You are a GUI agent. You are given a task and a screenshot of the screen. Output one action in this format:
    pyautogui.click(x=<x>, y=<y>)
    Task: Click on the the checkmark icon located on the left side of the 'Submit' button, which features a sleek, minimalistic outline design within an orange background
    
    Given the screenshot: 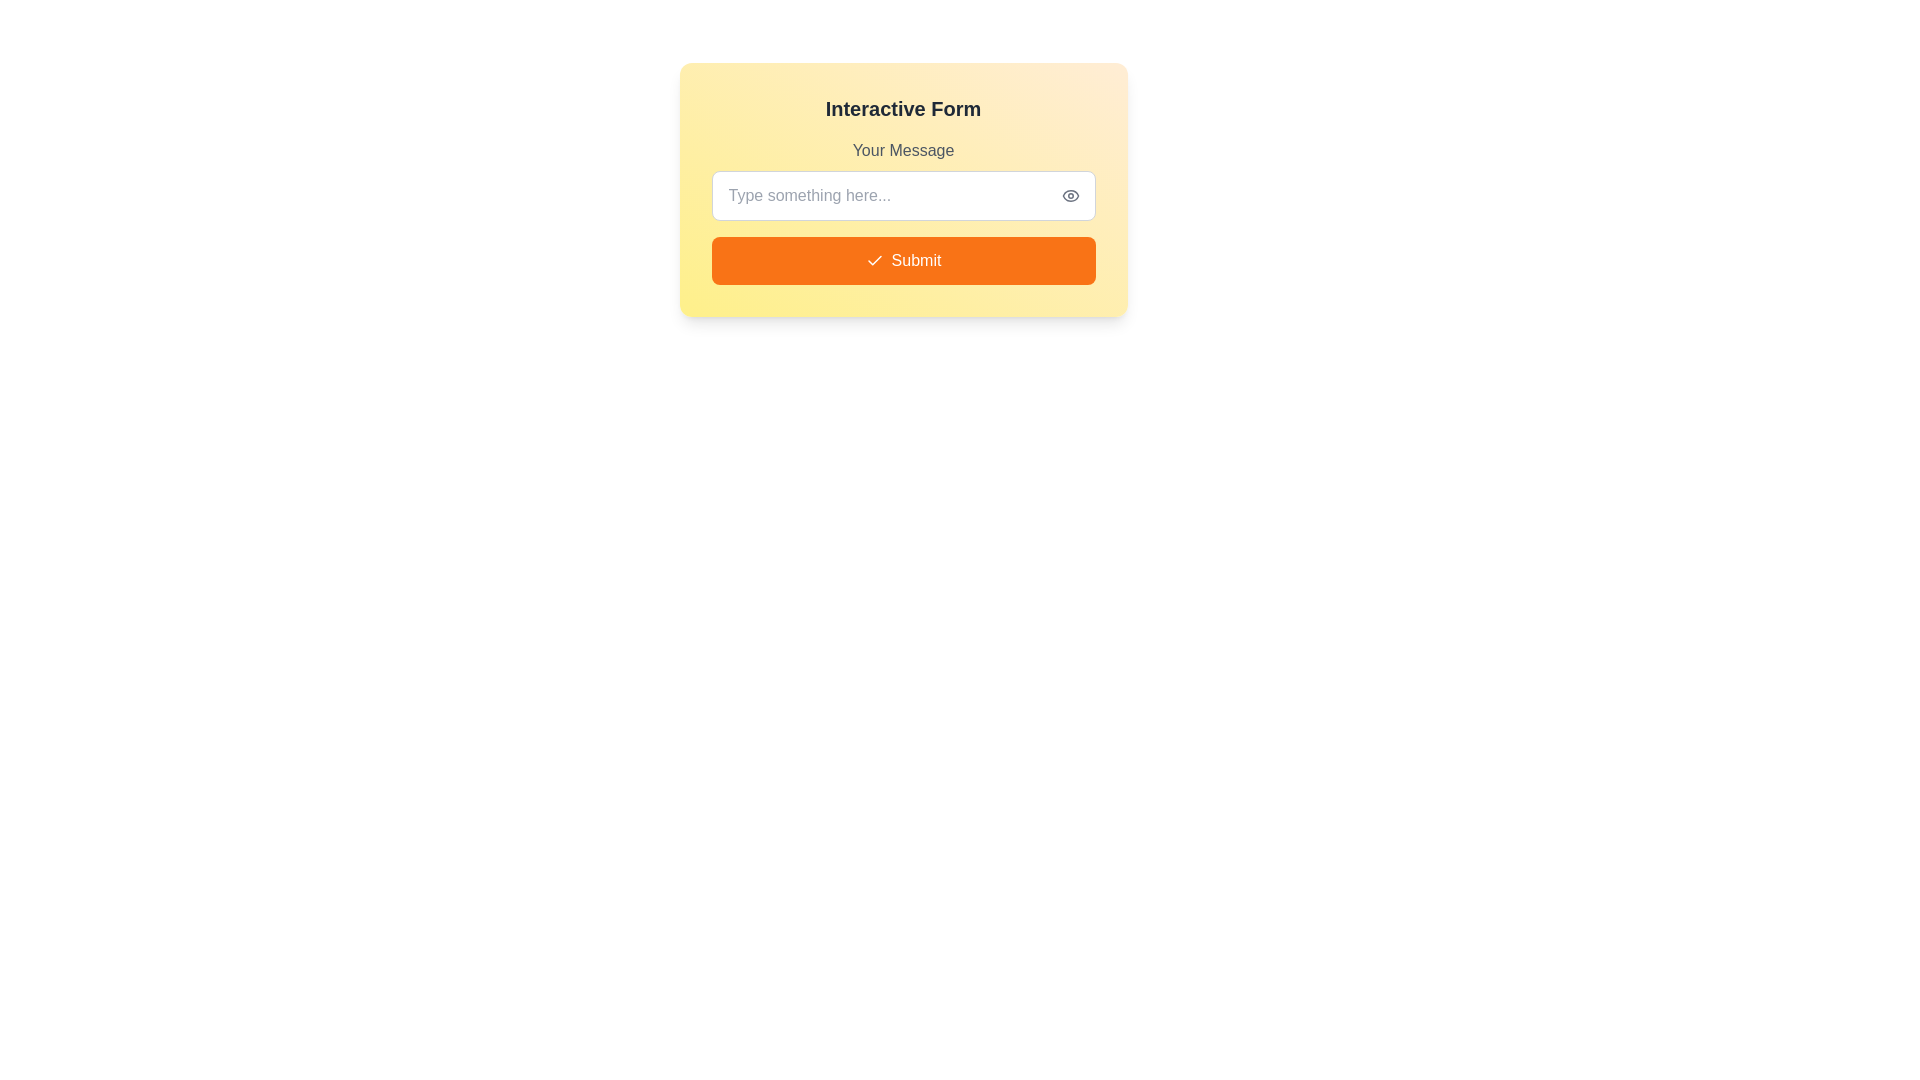 What is the action you would take?
    pyautogui.click(x=874, y=260)
    